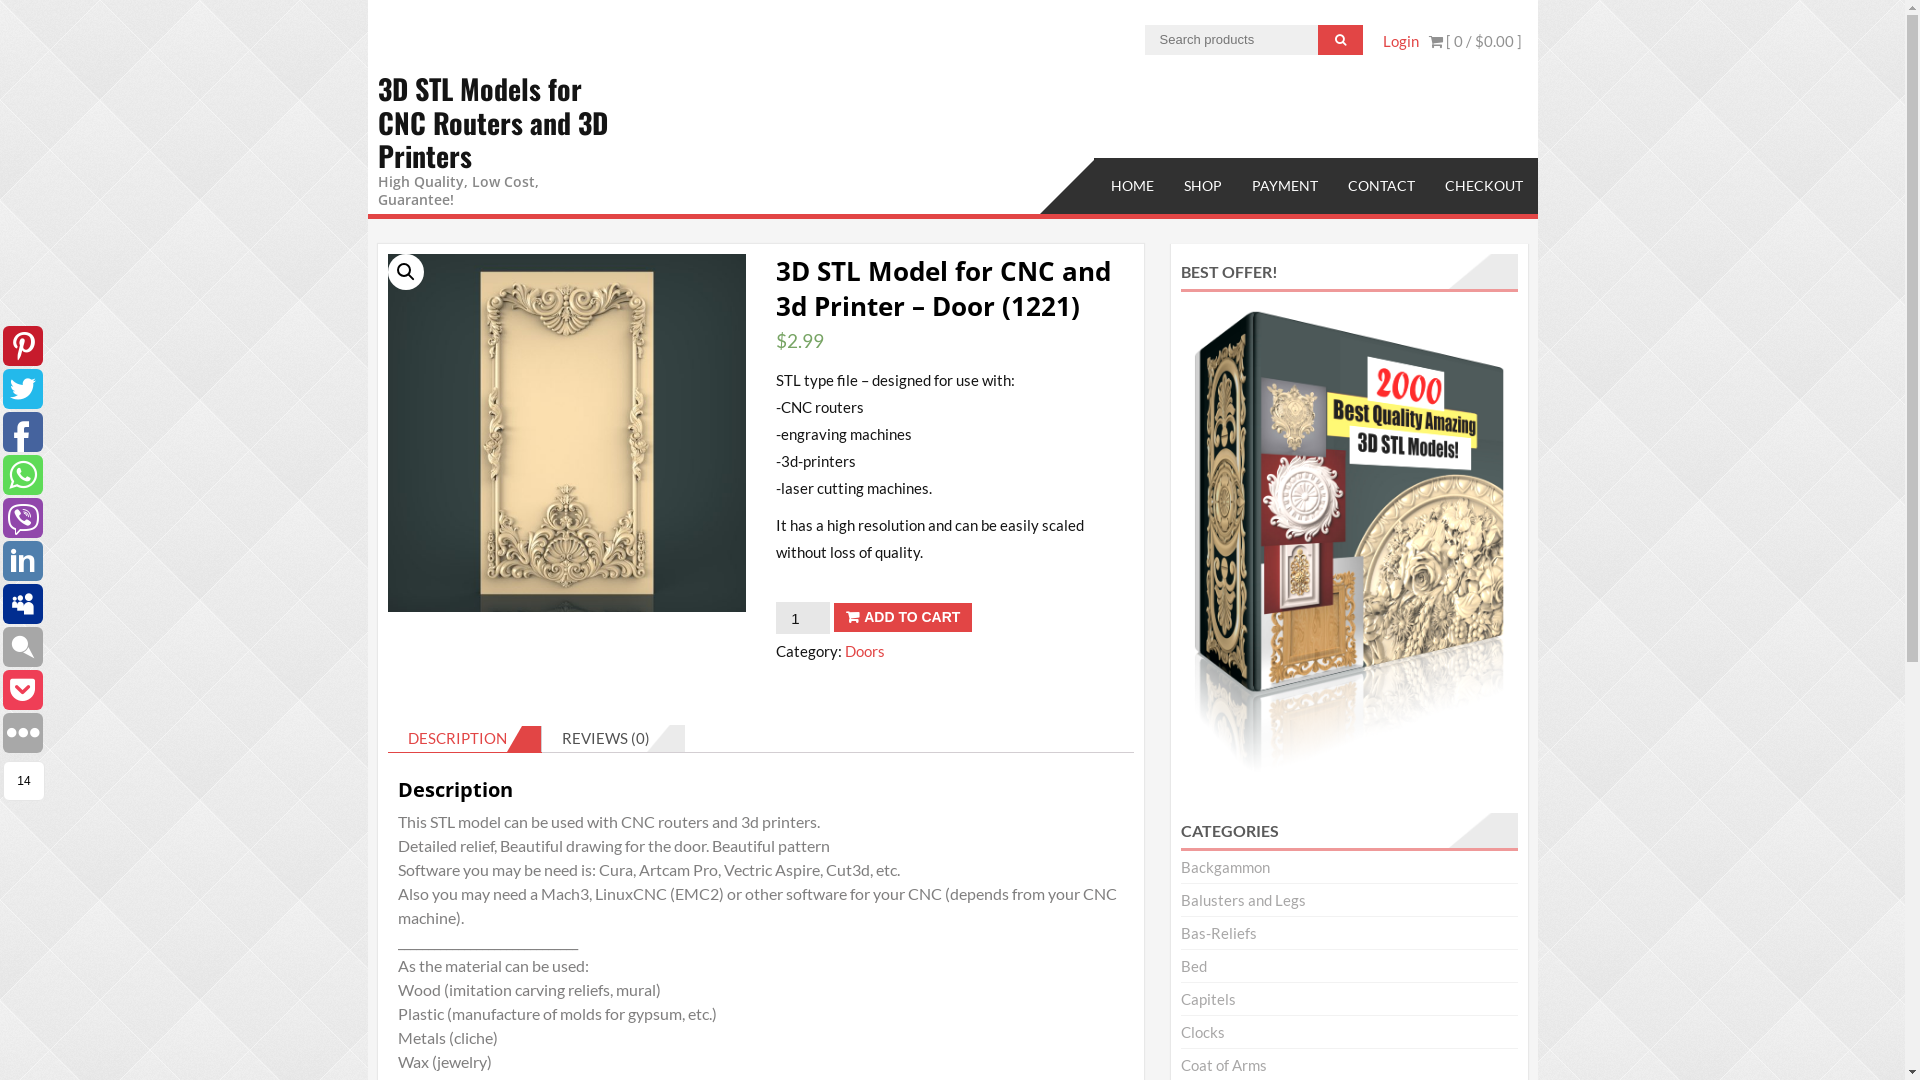 The width and height of the screenshot is (1920, 1080). I want to click on 'Bas-Reliefs', so click(1218, 933).